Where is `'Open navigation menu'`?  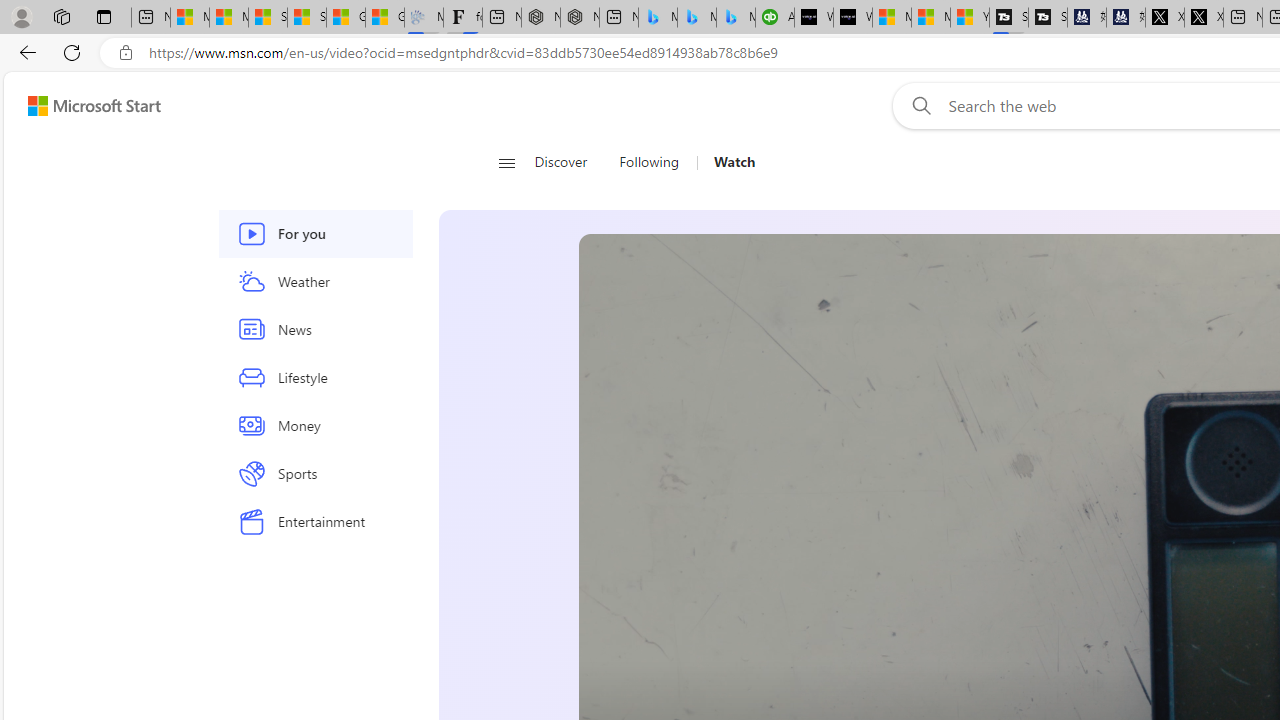
'Open navigation menu' is located at coordinates (506, 162).